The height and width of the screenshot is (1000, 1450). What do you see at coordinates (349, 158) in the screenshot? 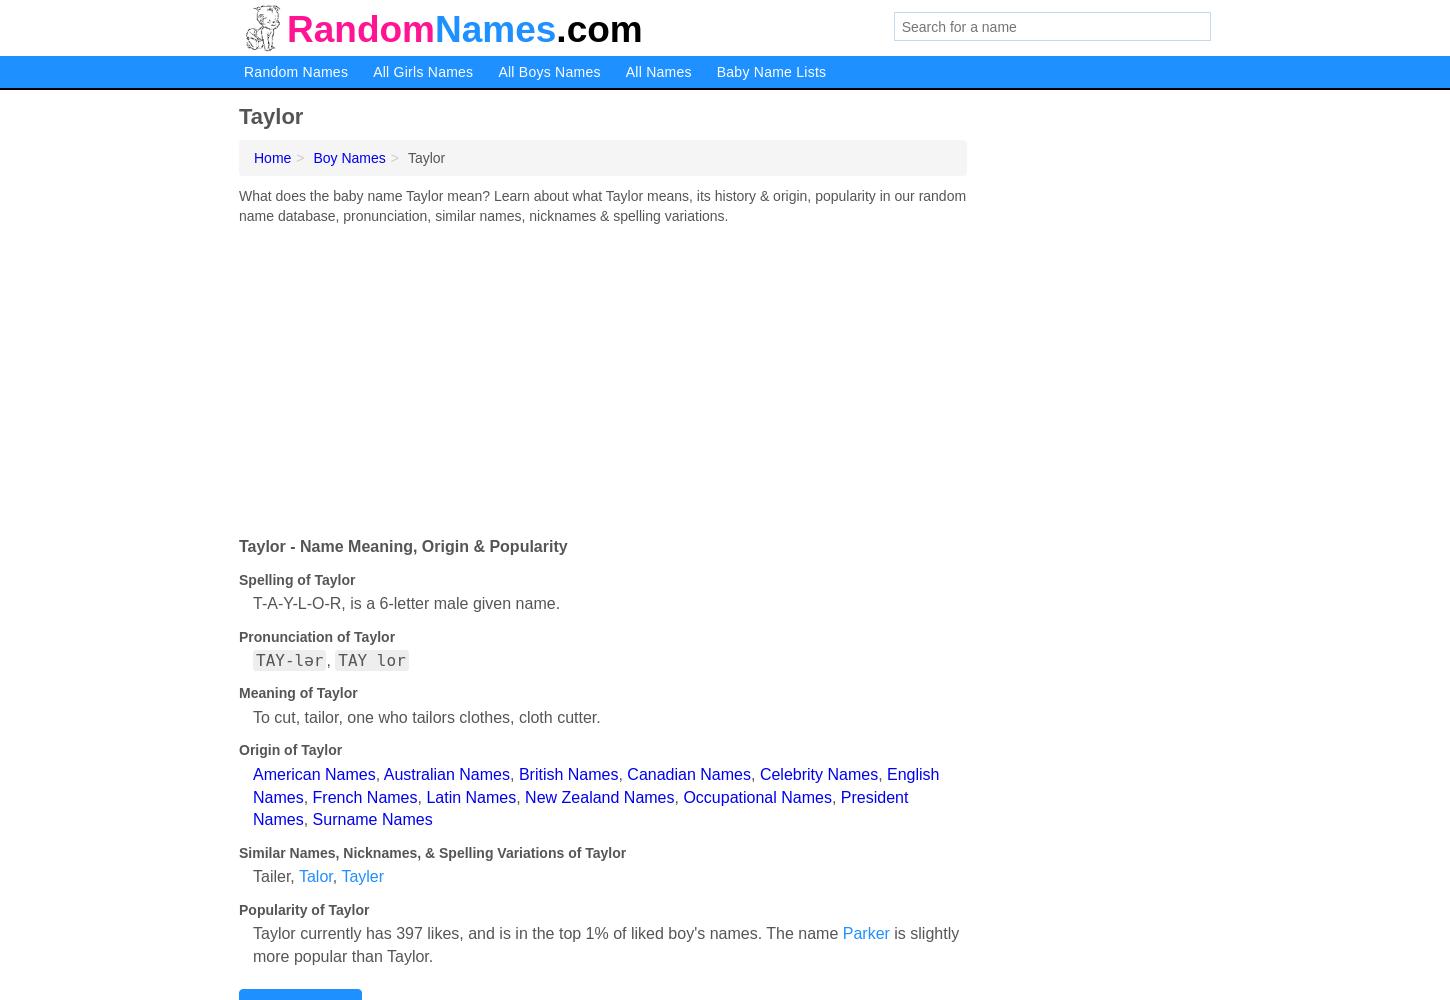
I see `'Boy Names'` at bounding box center [349, 158].